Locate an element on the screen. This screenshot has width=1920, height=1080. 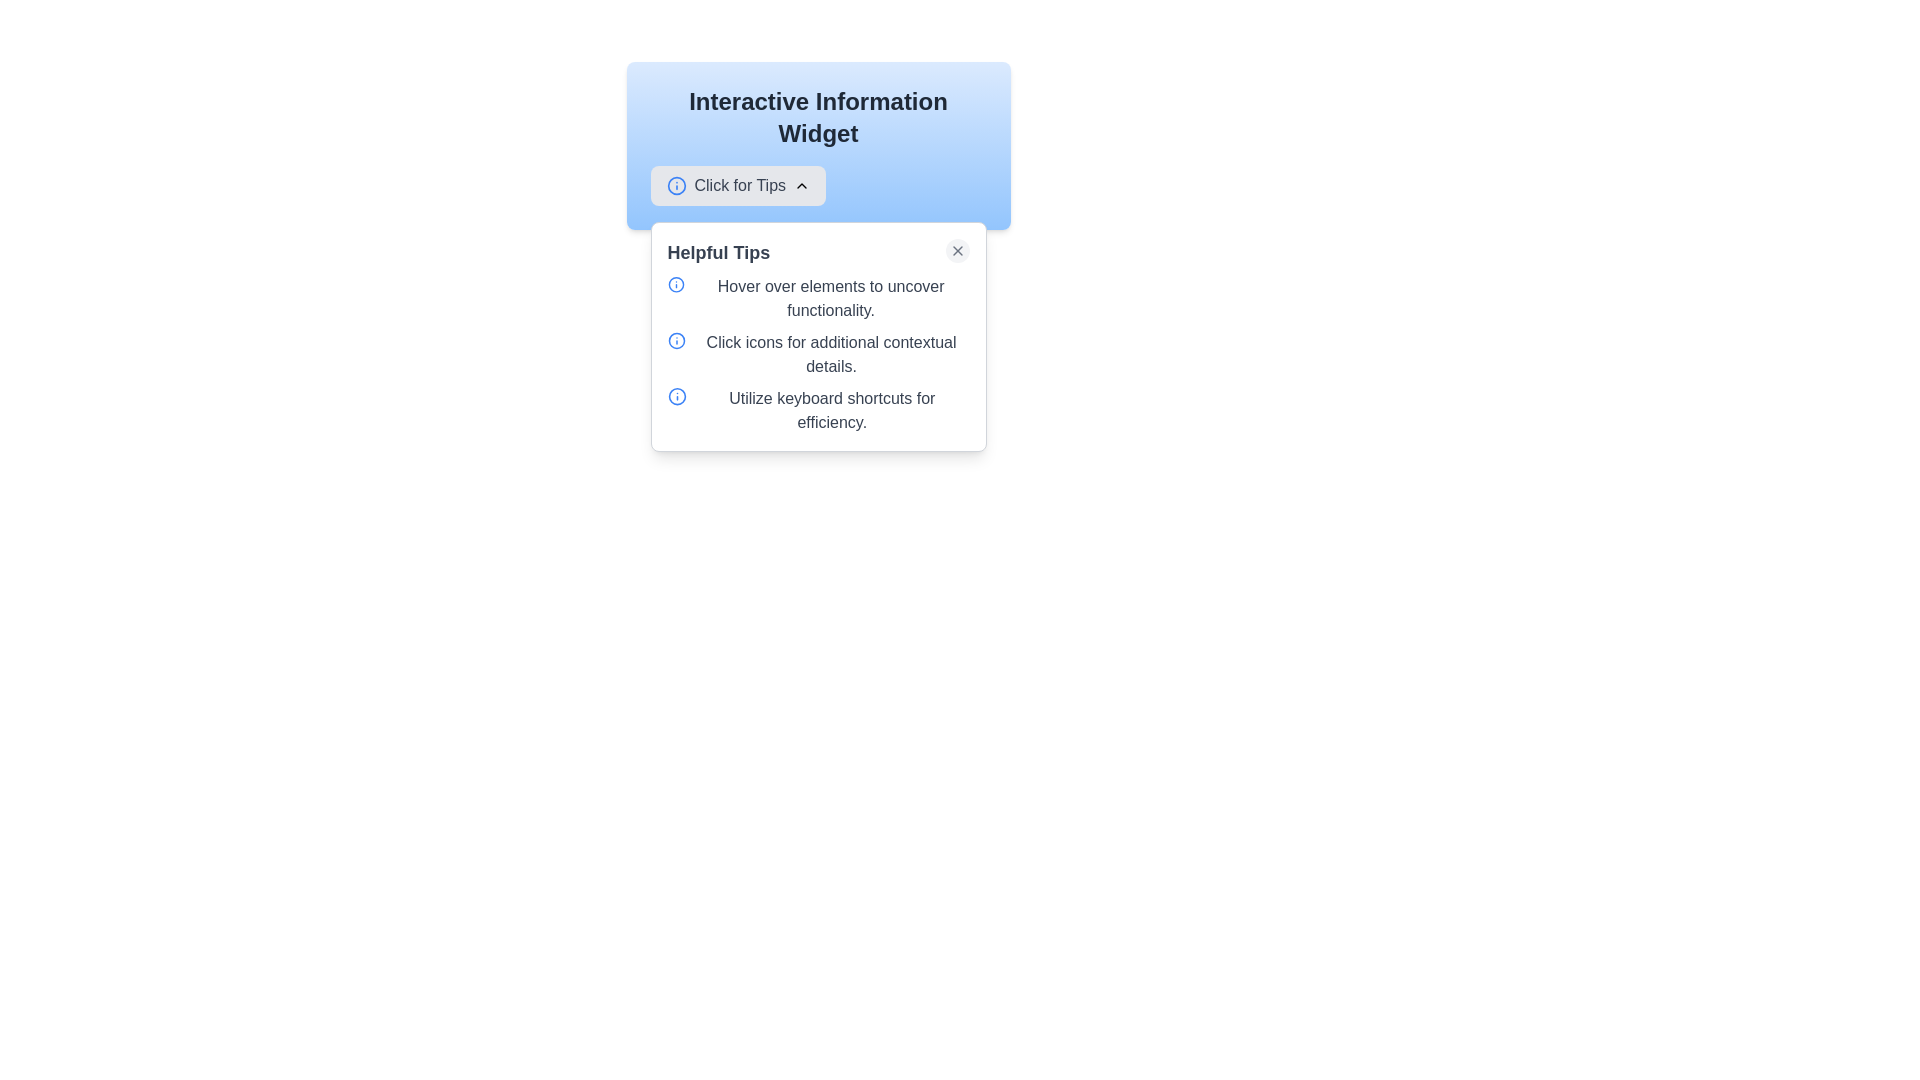
the central circular component with a blue border in the 'Helpful Tips' card interface, located near the title 'Click for Tips' is located at coordinates (676, 185).